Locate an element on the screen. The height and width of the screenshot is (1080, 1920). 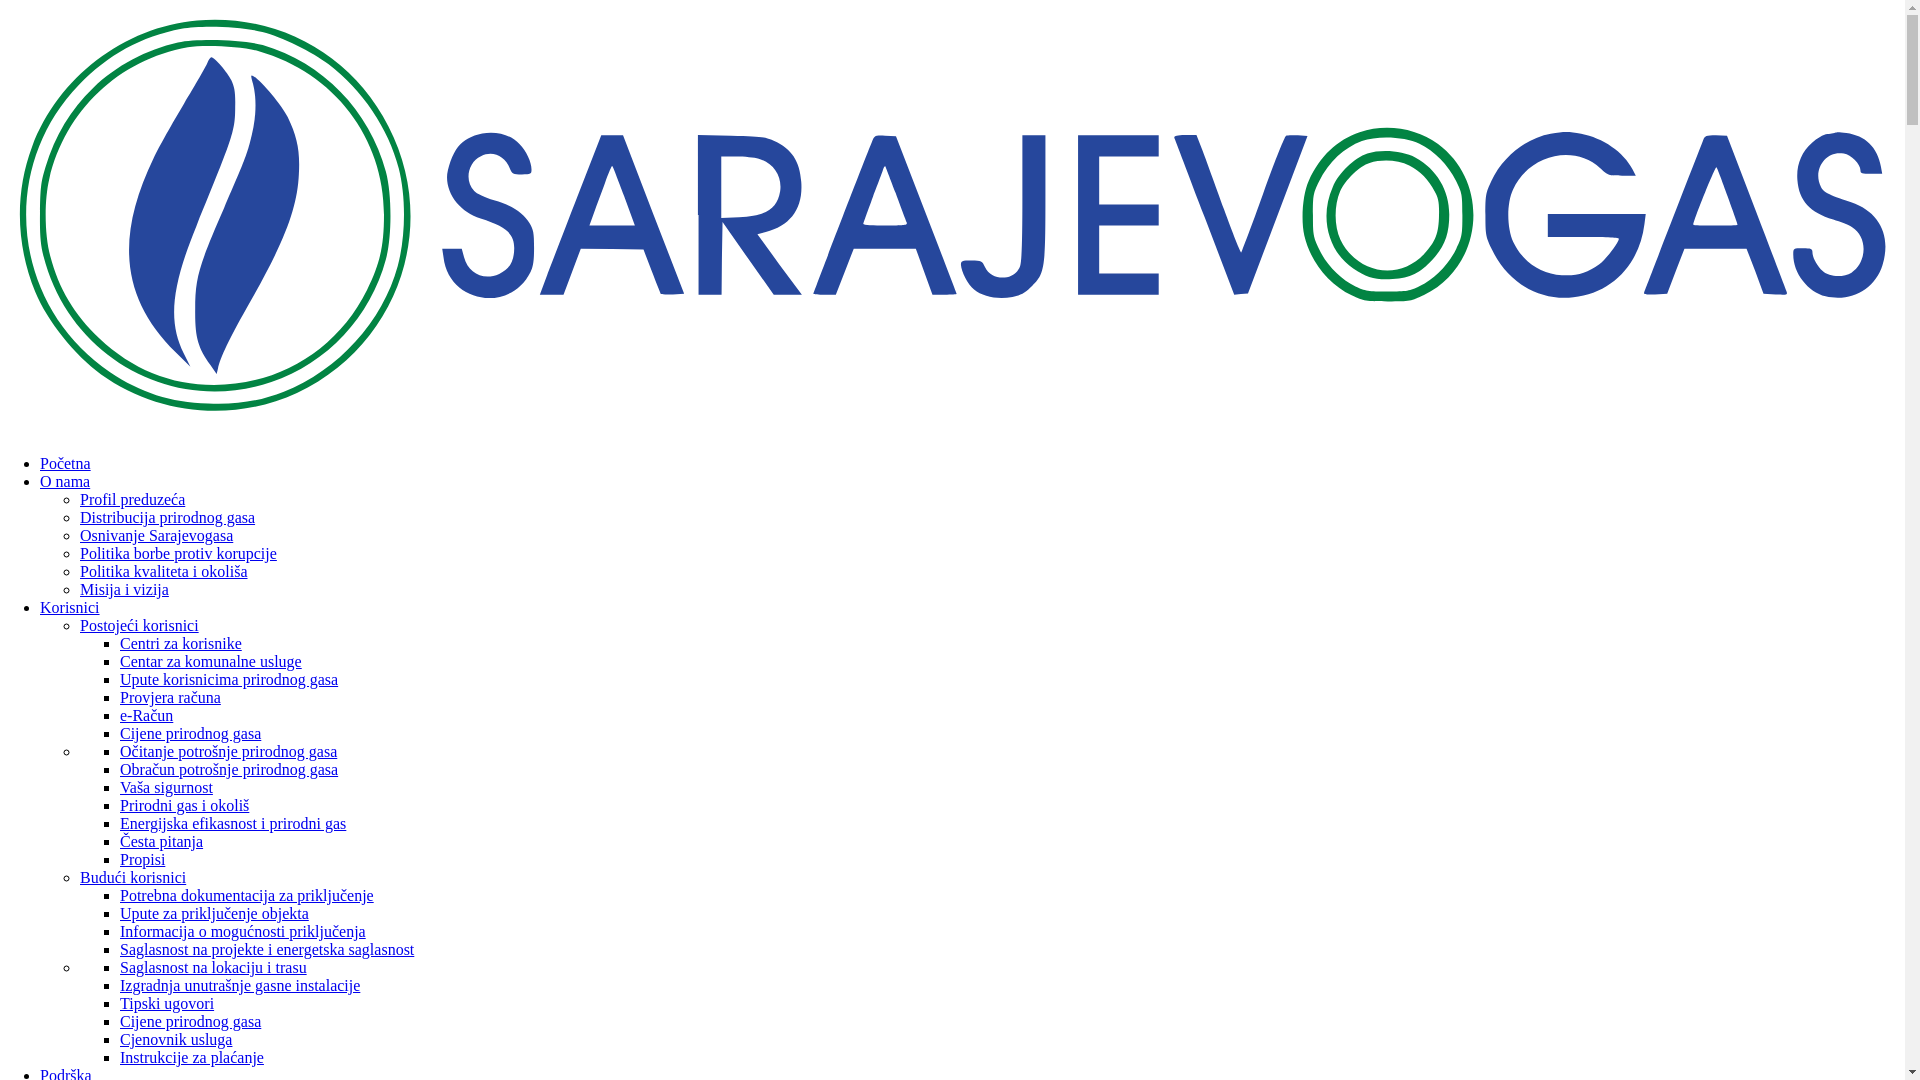
'Misija i vizija' is located at coordinates (123, 588).